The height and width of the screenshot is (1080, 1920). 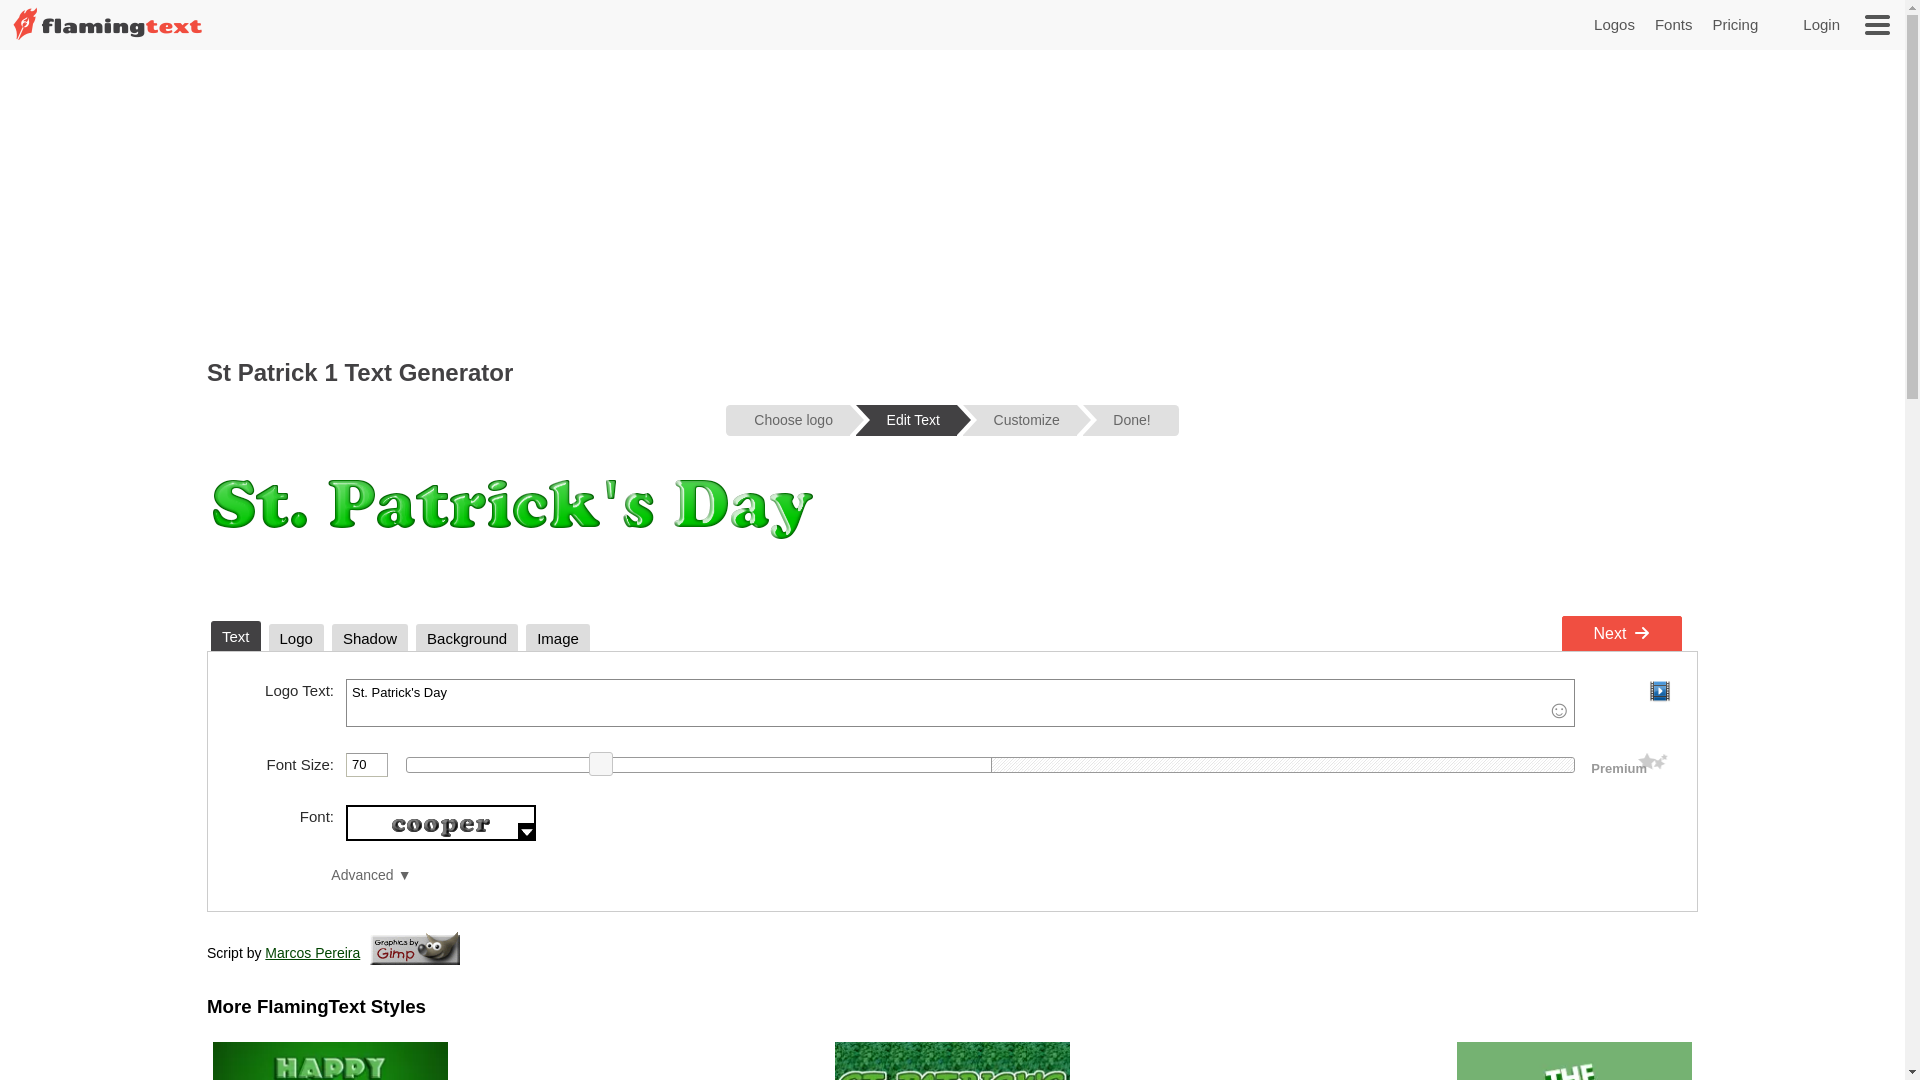 I want to click on 'Advanced', so click(x=331, y=874).